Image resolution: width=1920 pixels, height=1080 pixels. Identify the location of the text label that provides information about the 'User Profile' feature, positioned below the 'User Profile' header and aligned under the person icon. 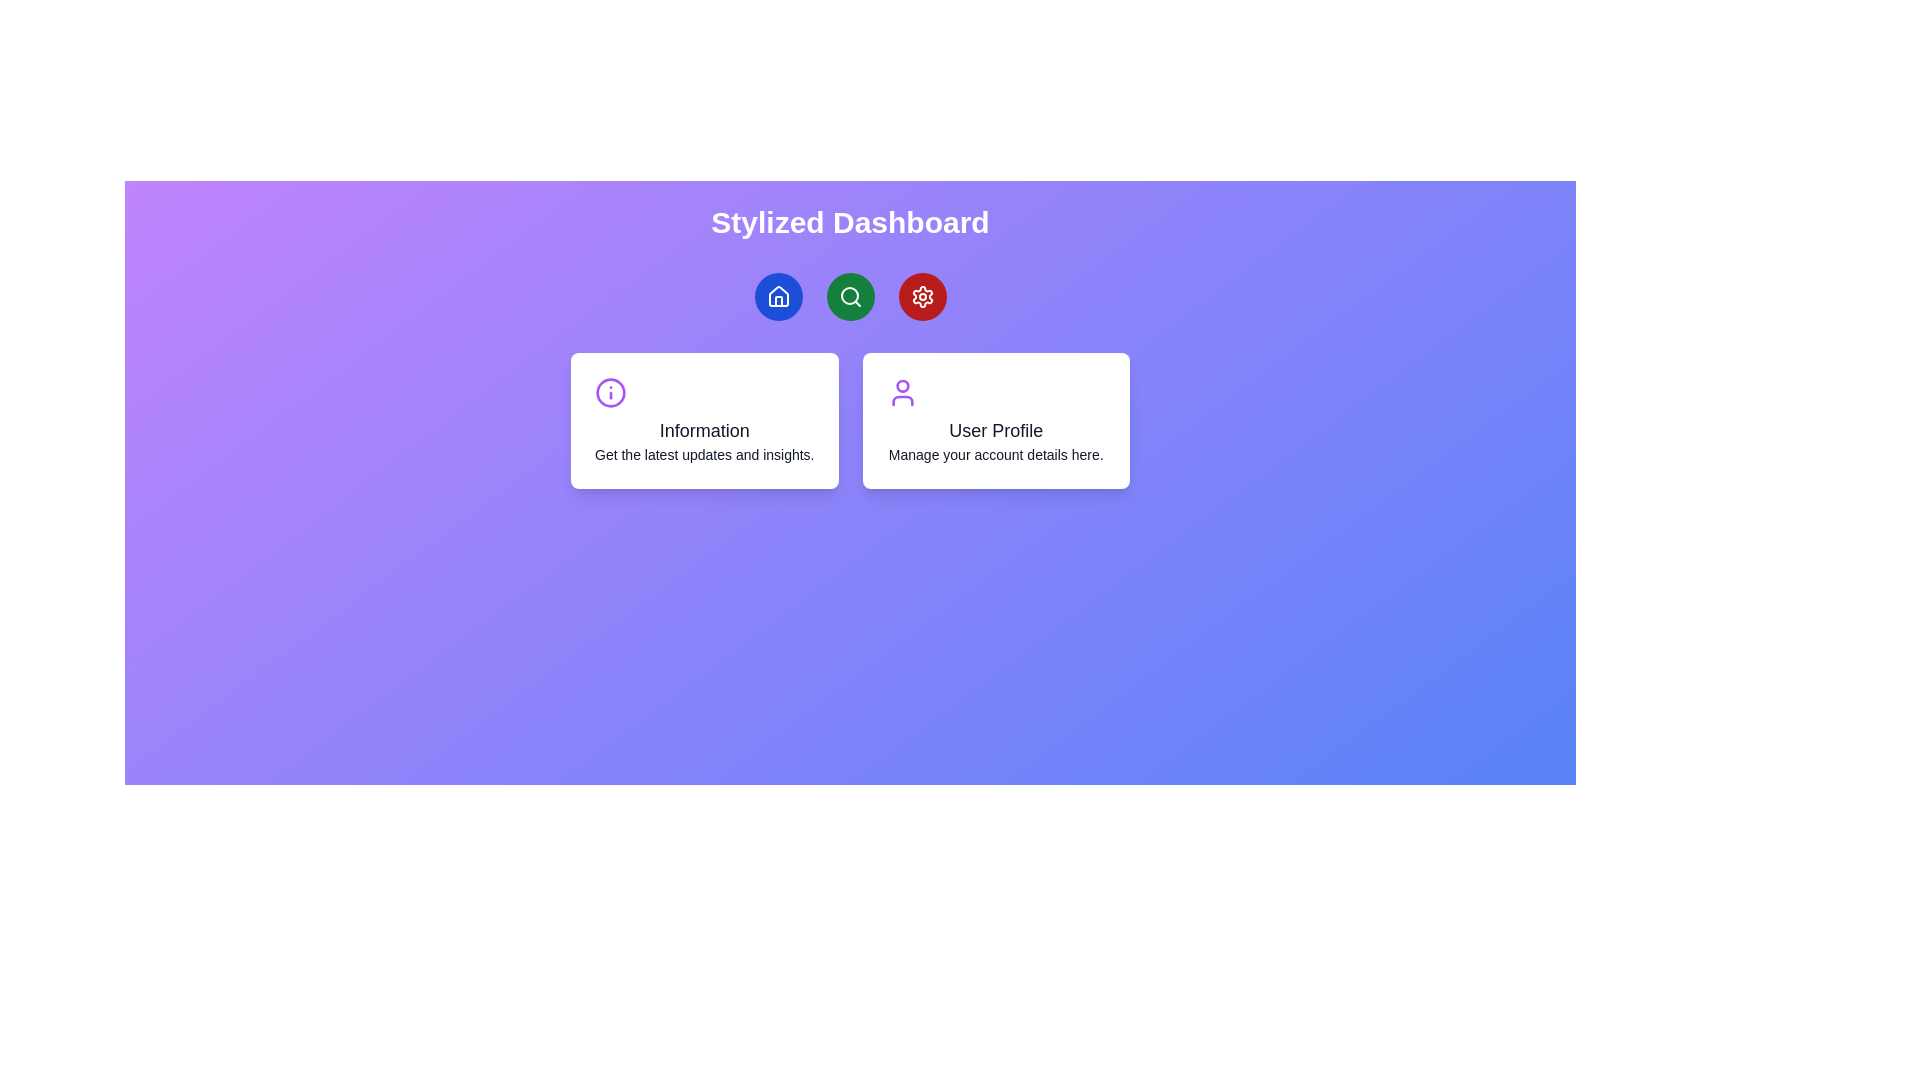
(996, 455).